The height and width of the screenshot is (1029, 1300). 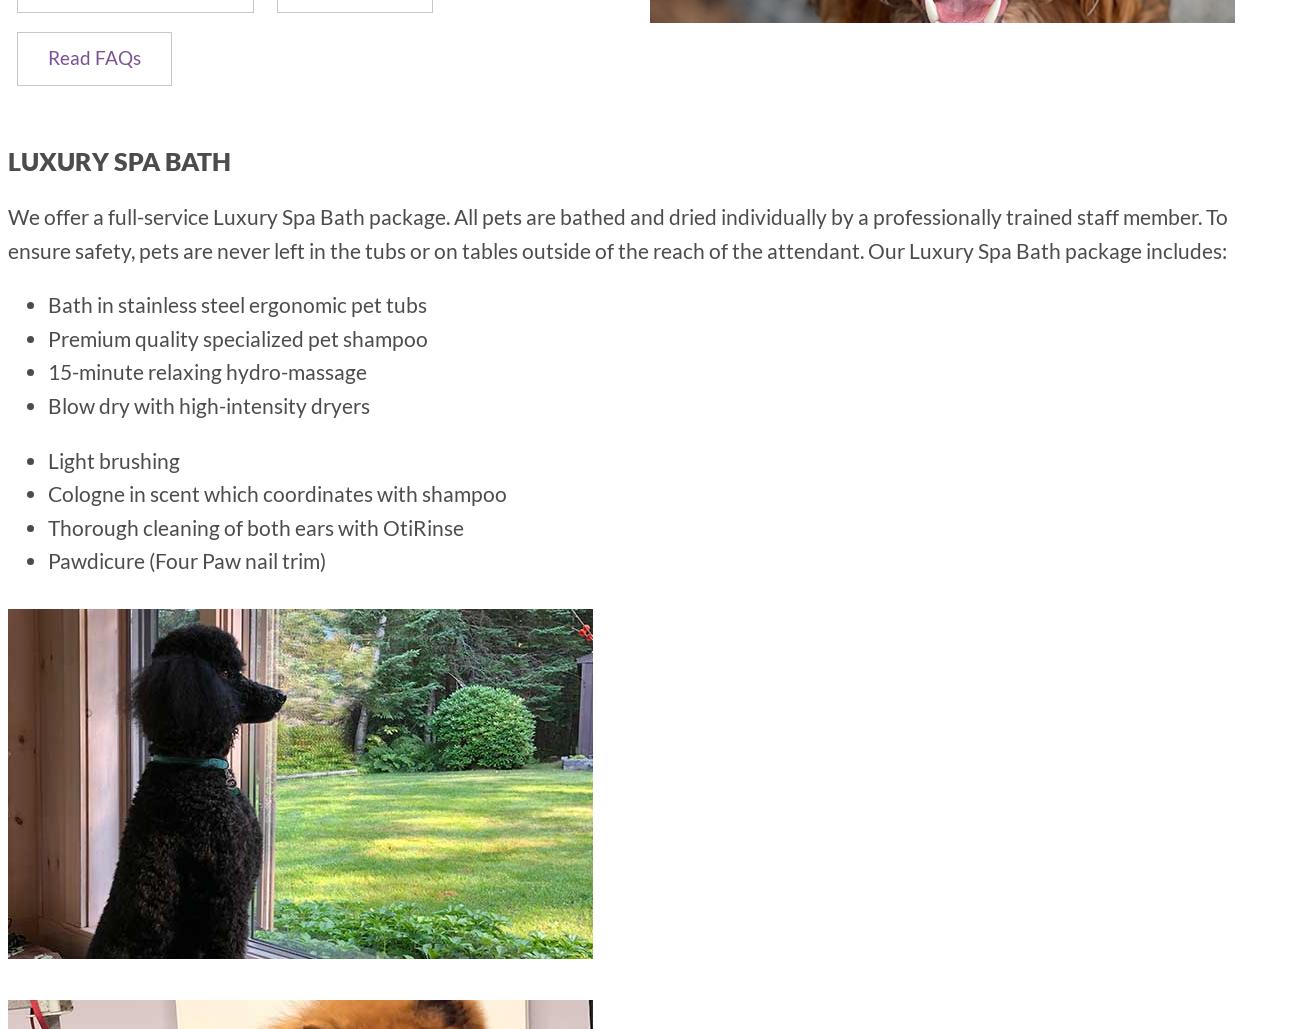 I want to click on 'Thorough cleaning of both ears with OtiRinse', so click(x=254, y=525).